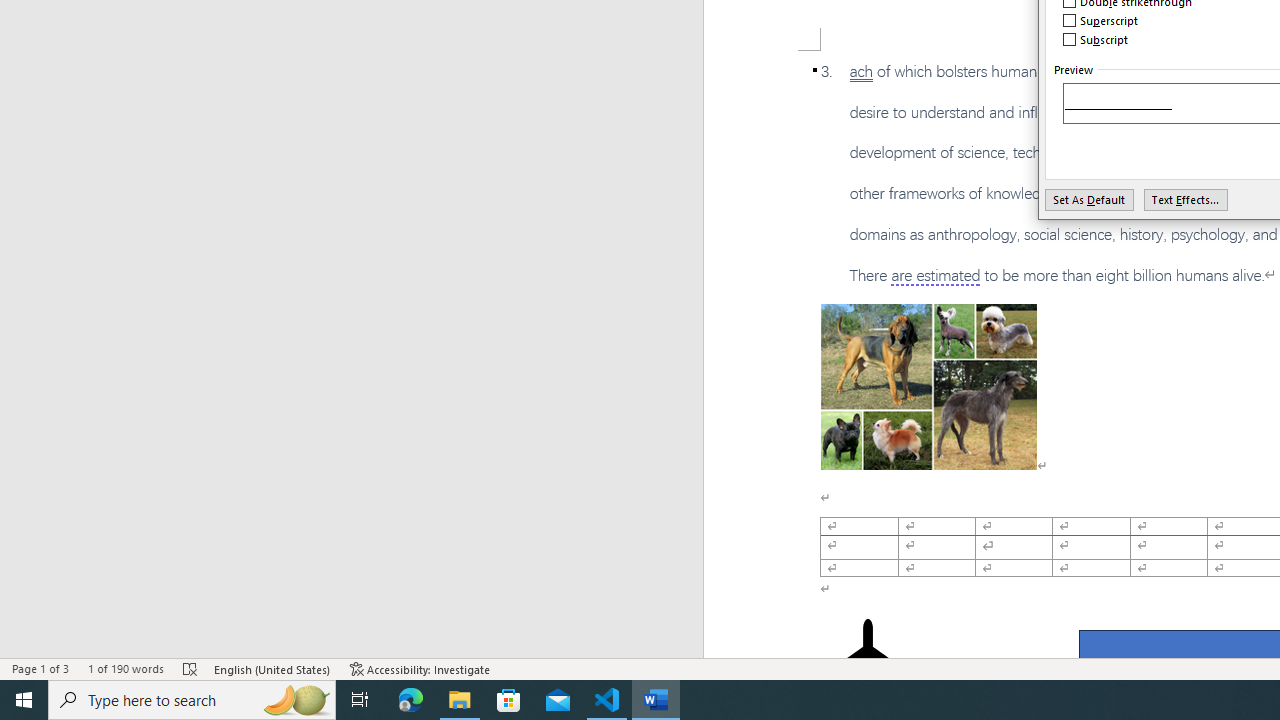 The width and height of the screenshot is (1280, 720). What do you see at coordinates (1185, 199) in the screenshot?
I see `'Text Effects...'` at bounding box center [1185, 199].